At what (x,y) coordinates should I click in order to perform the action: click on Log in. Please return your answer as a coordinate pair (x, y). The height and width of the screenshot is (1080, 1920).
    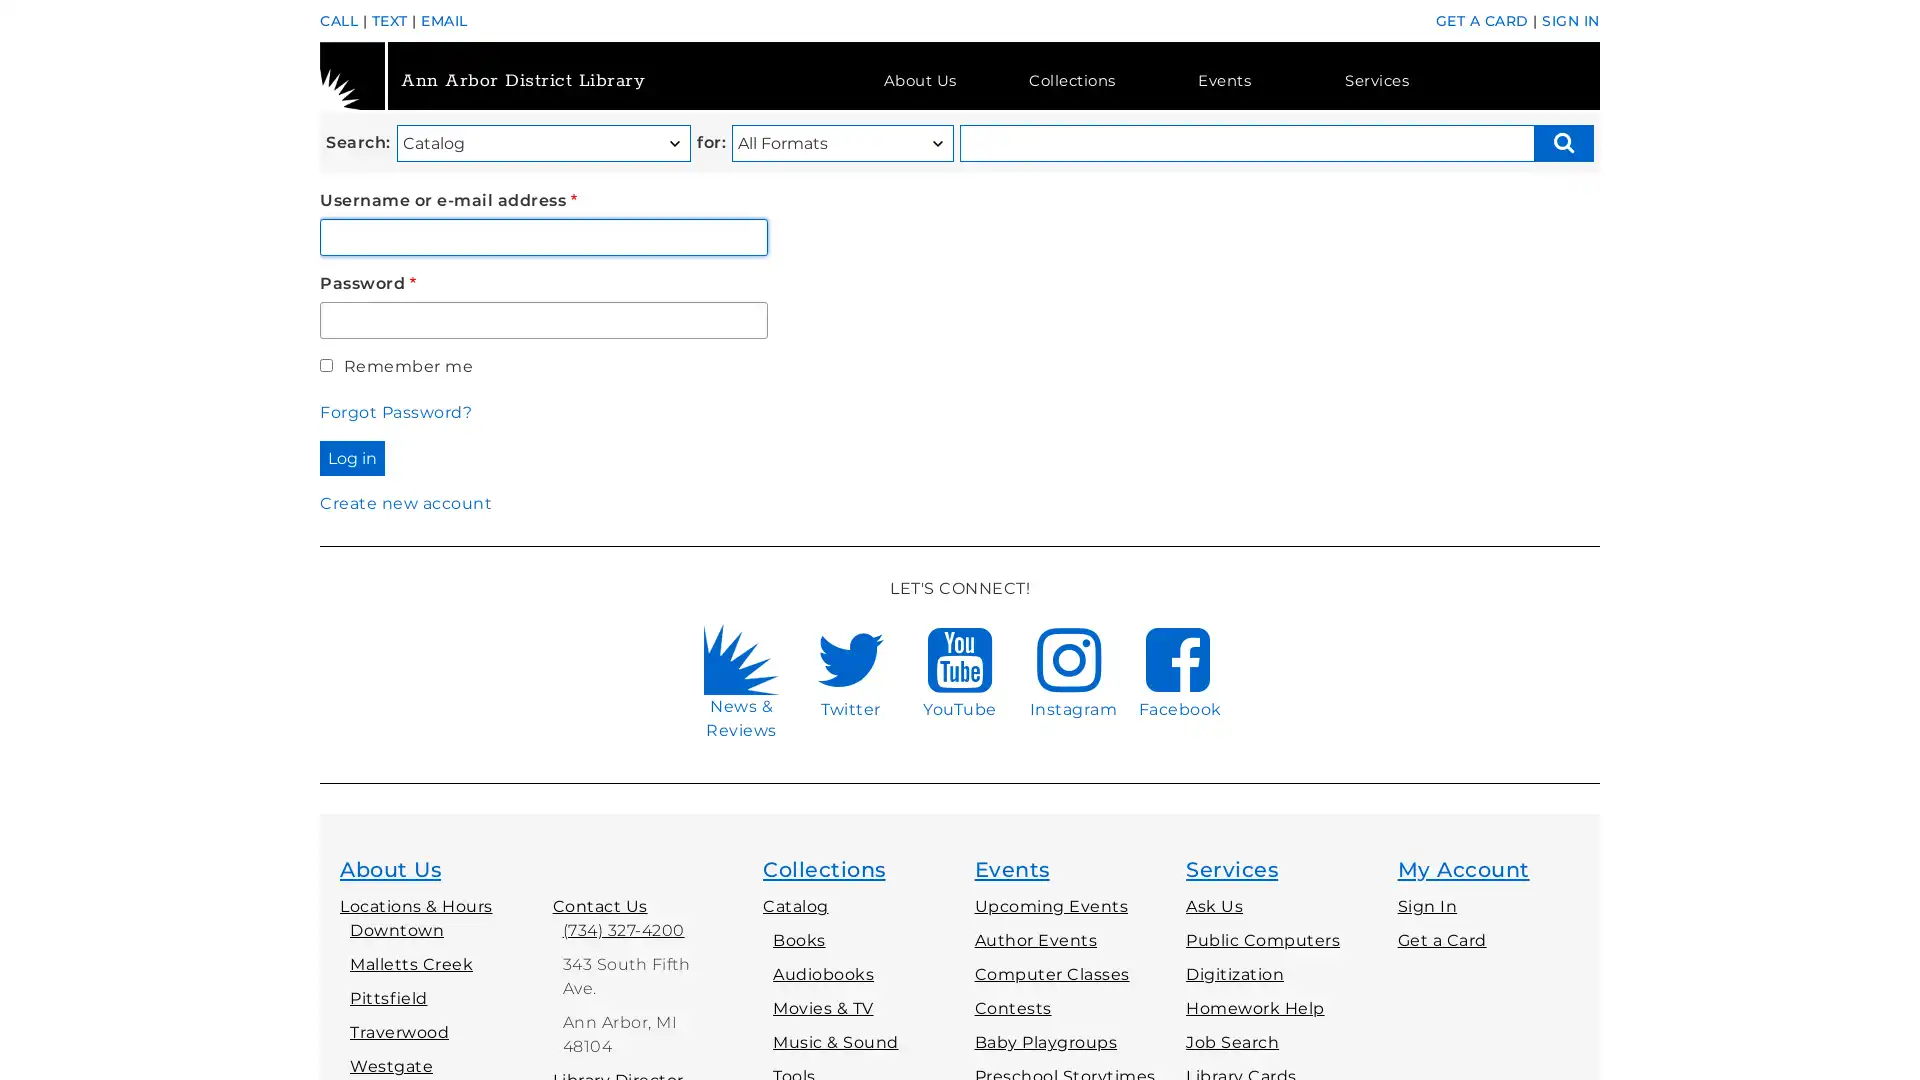
    Looking at the image, I should click on (352, 458).